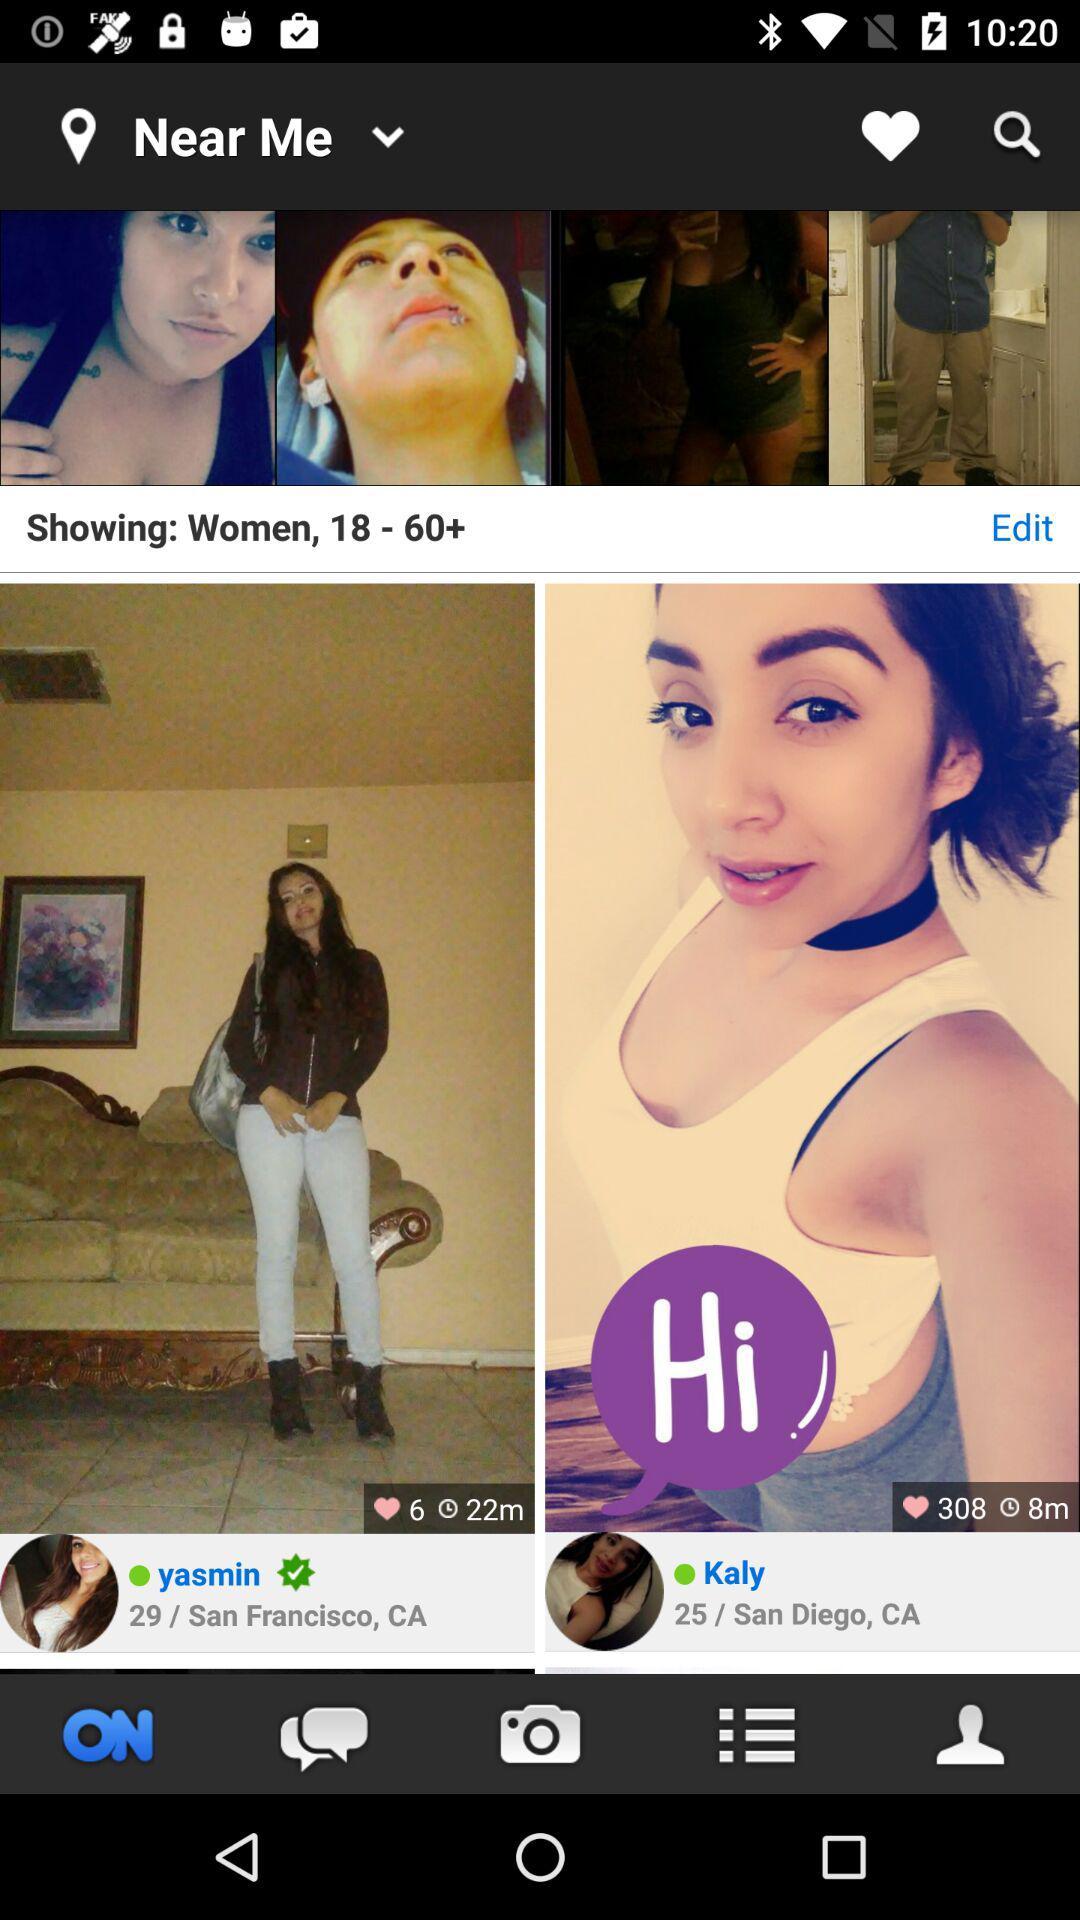 The width and height of the screenshot is (1080, 1920). I want to click on the text above 25  san diego ca, so click(734, 1570).